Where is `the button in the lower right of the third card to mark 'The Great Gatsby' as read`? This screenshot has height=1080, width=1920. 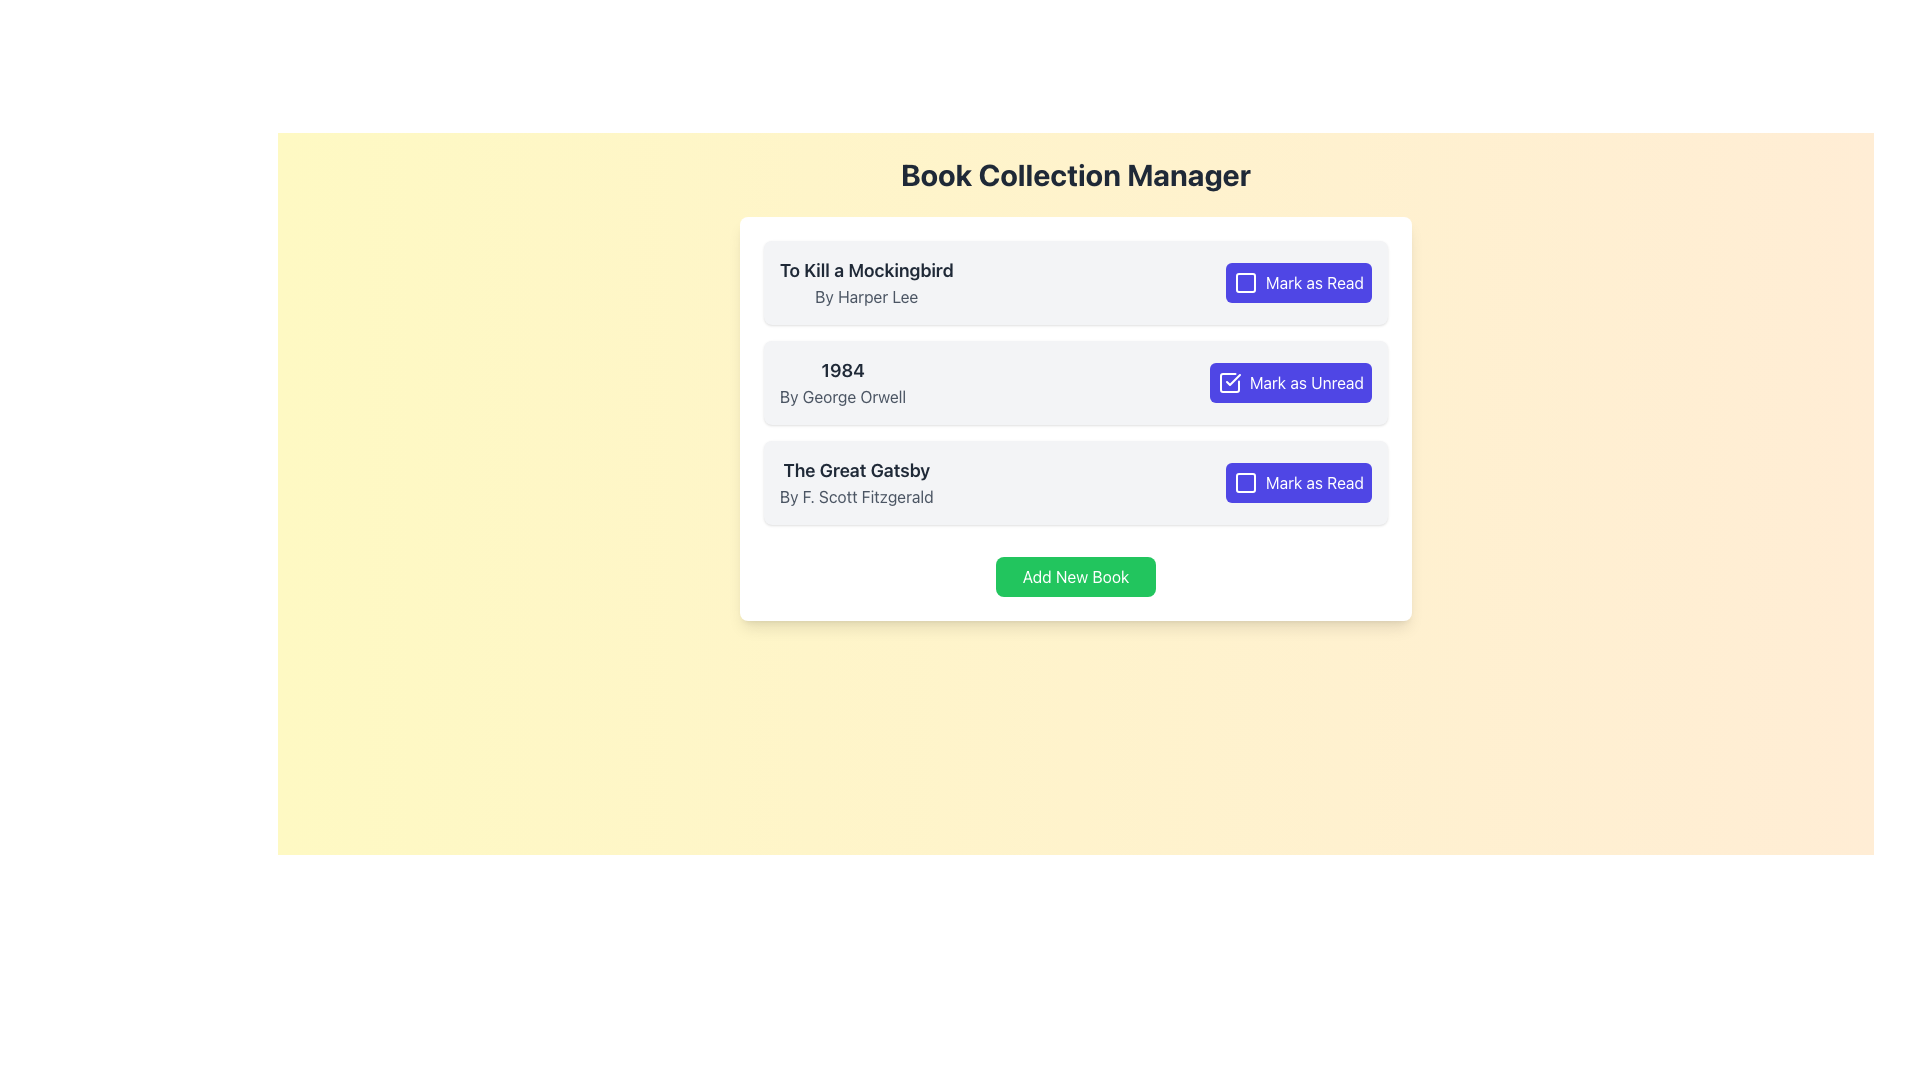
the button in the lower right of the third card to mark 'The Great Gatsby' as read is located at coordinates (1298, 482).